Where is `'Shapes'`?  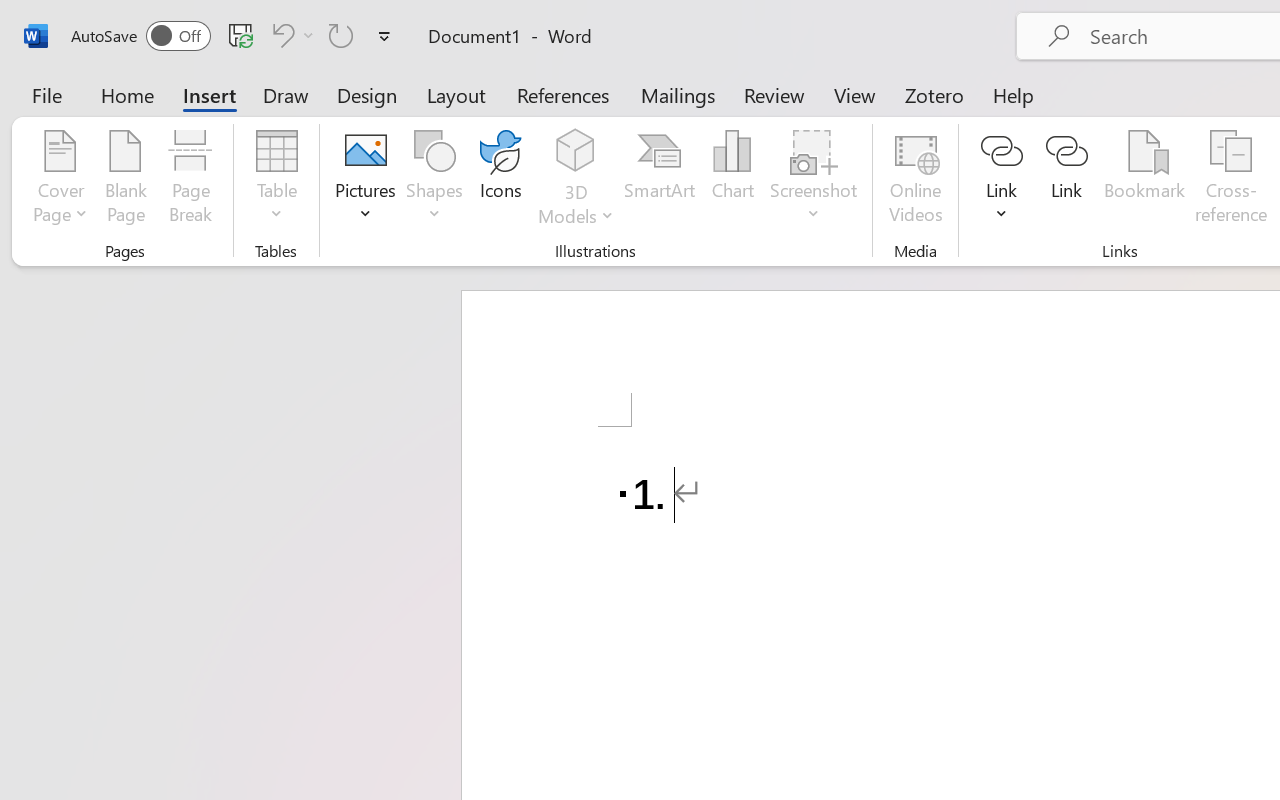 'Shapes' is located at coordinates (434, 179).